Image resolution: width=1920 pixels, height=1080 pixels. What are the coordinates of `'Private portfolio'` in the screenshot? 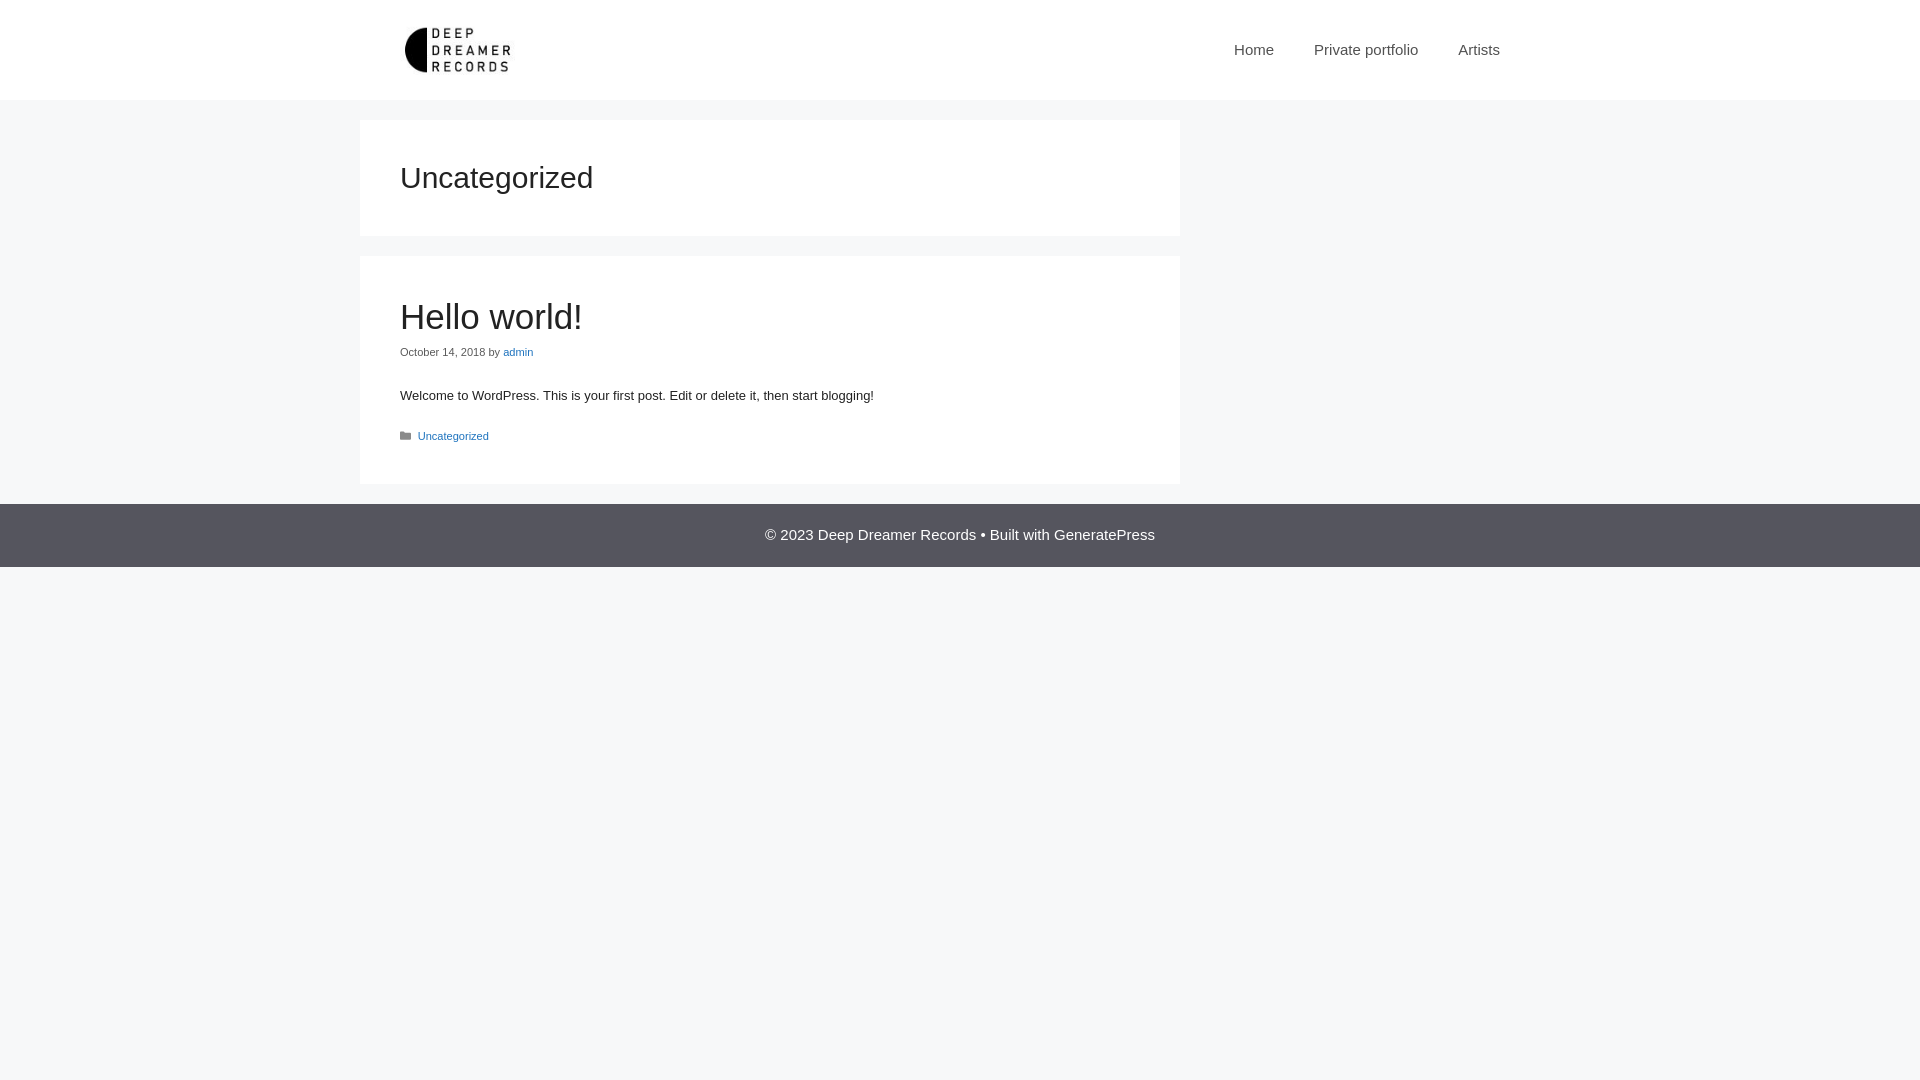 It's located at (1365, 49).